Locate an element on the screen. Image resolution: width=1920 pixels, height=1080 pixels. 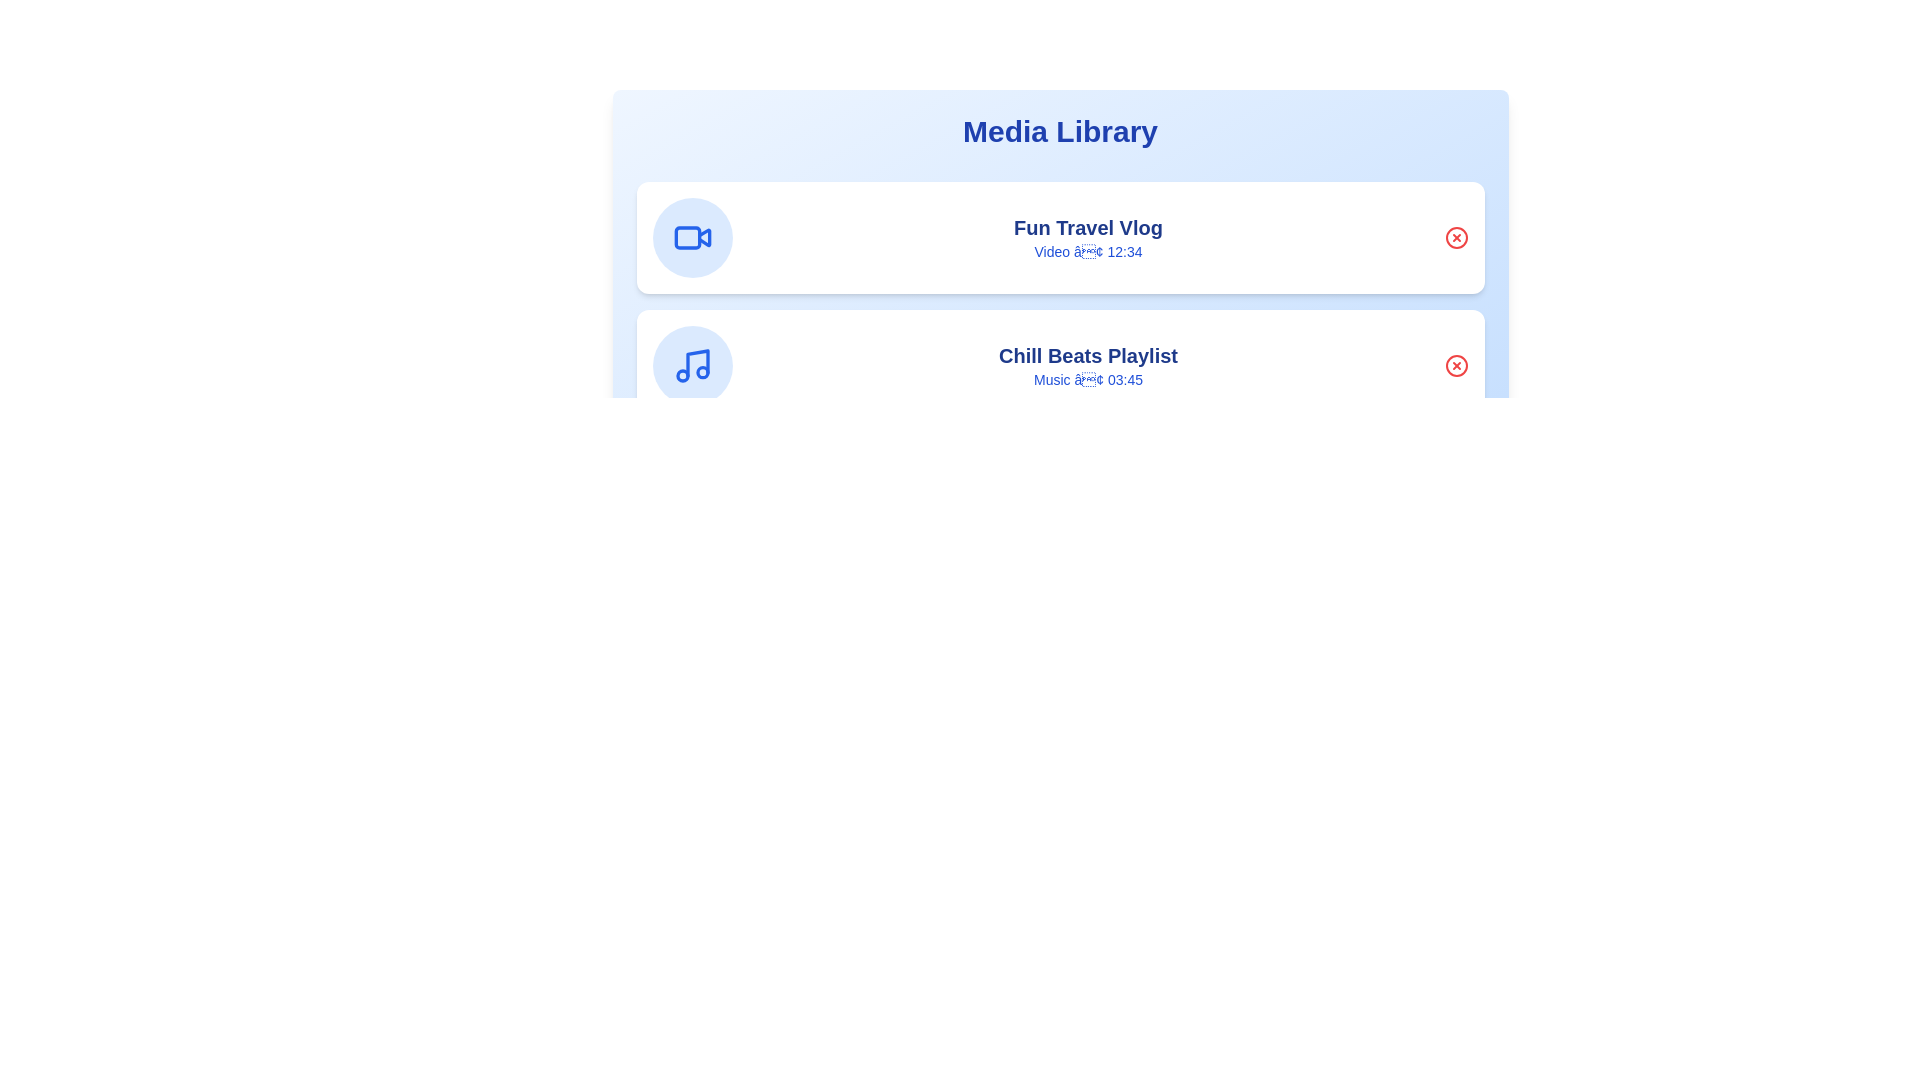
the media item icon corresponding to Fun Travel Vlog is located at coordinates (692, 237).